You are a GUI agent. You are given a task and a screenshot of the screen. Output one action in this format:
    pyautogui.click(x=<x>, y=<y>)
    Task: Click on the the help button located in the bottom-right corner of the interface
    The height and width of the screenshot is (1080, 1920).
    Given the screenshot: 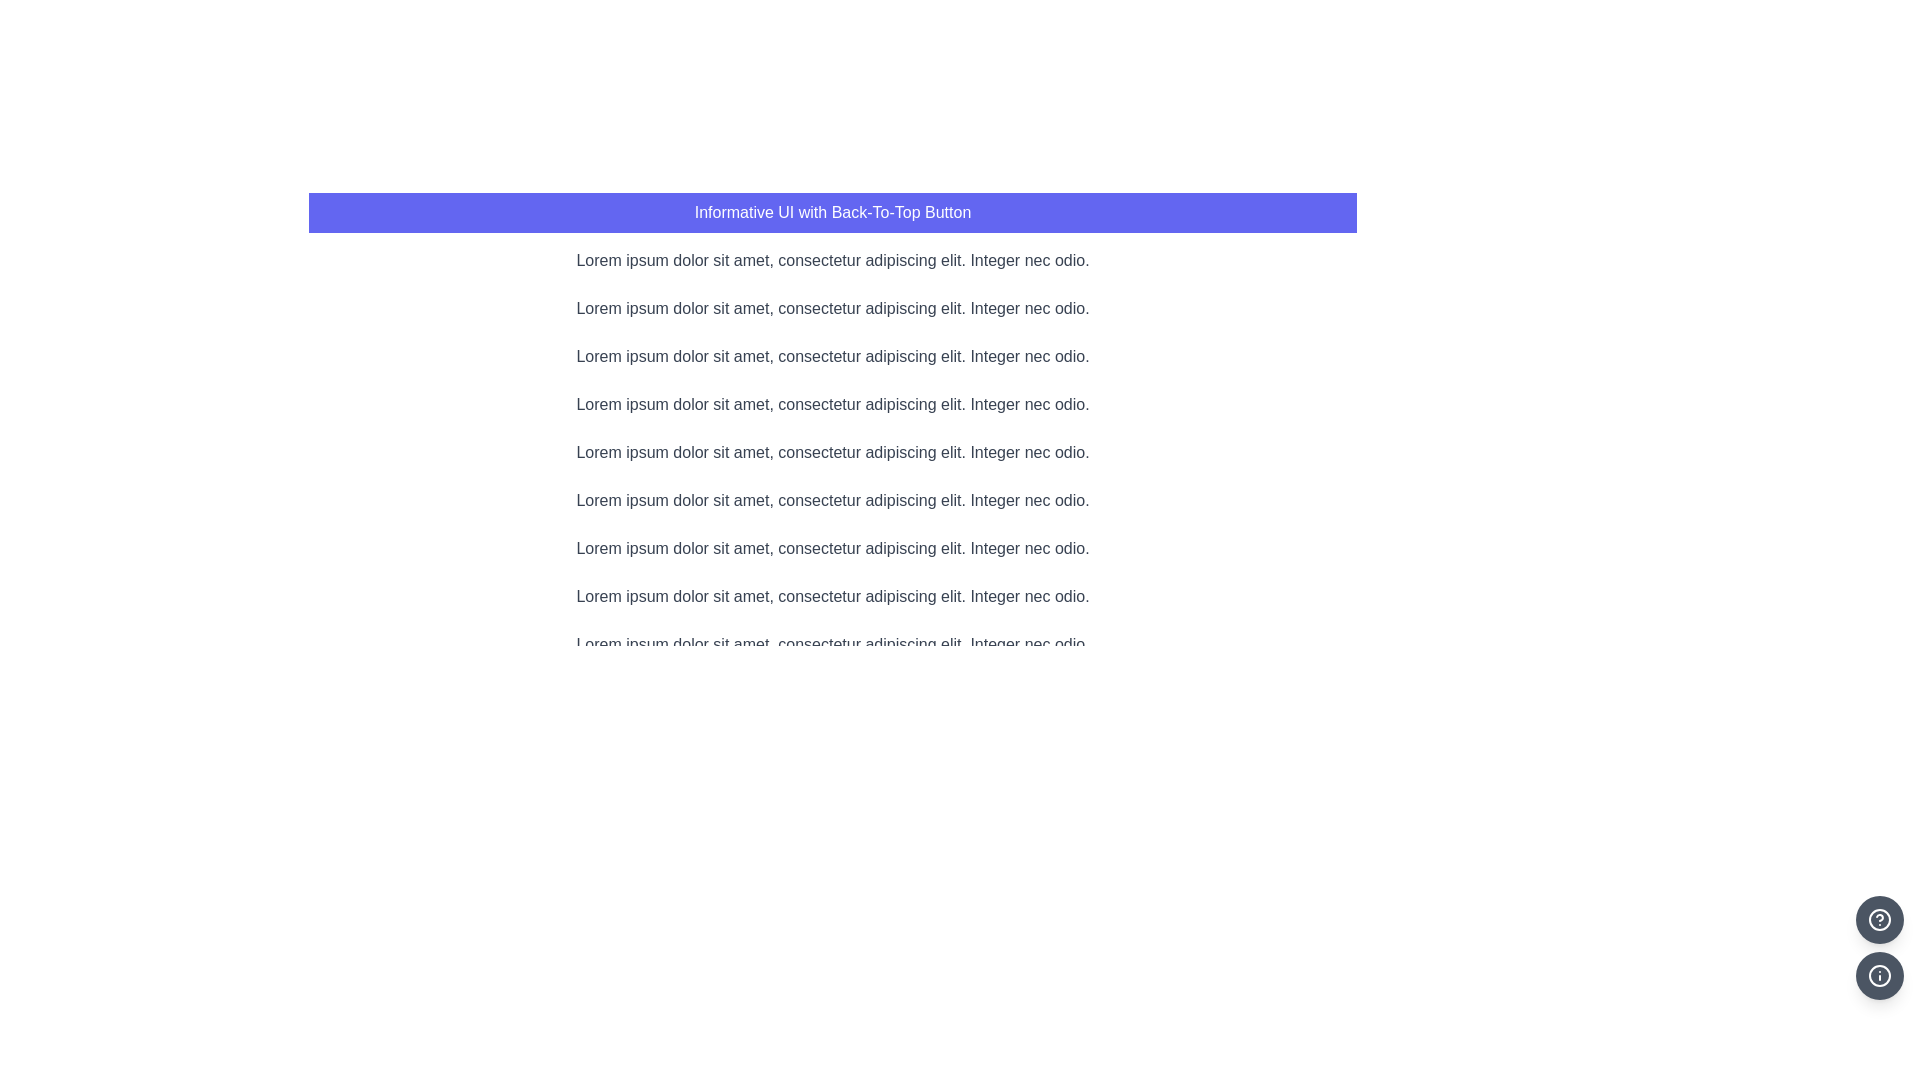 What is the action you would take?
    pyautogui.click(x=1879, y=920)
    